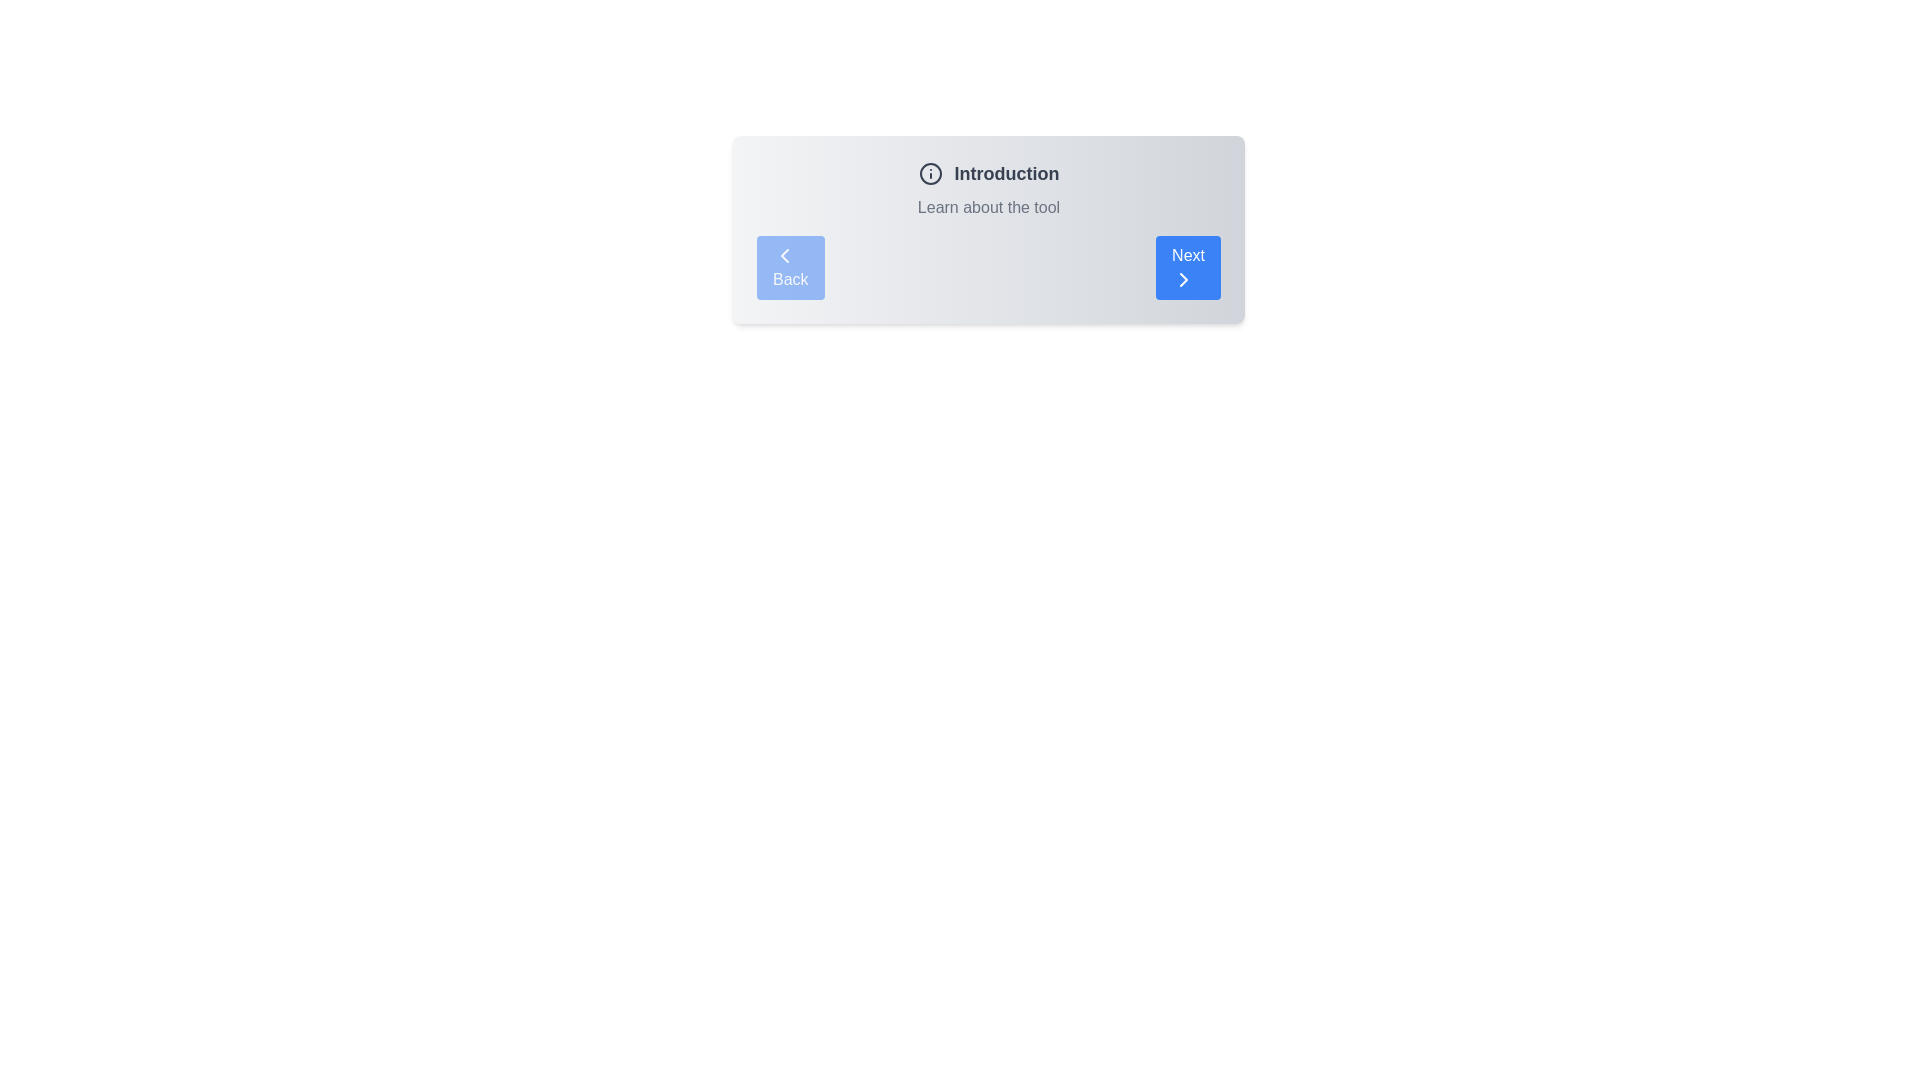 Image resolution: width=1920 pixels, height=1080 pixels. What do you see at coordinates (1188, 266) in the screenshot?
I see `the blue 'Next' button with white text and a right-pointing arrow icon to observe the hover effect` at bounding box center [1188, 266].